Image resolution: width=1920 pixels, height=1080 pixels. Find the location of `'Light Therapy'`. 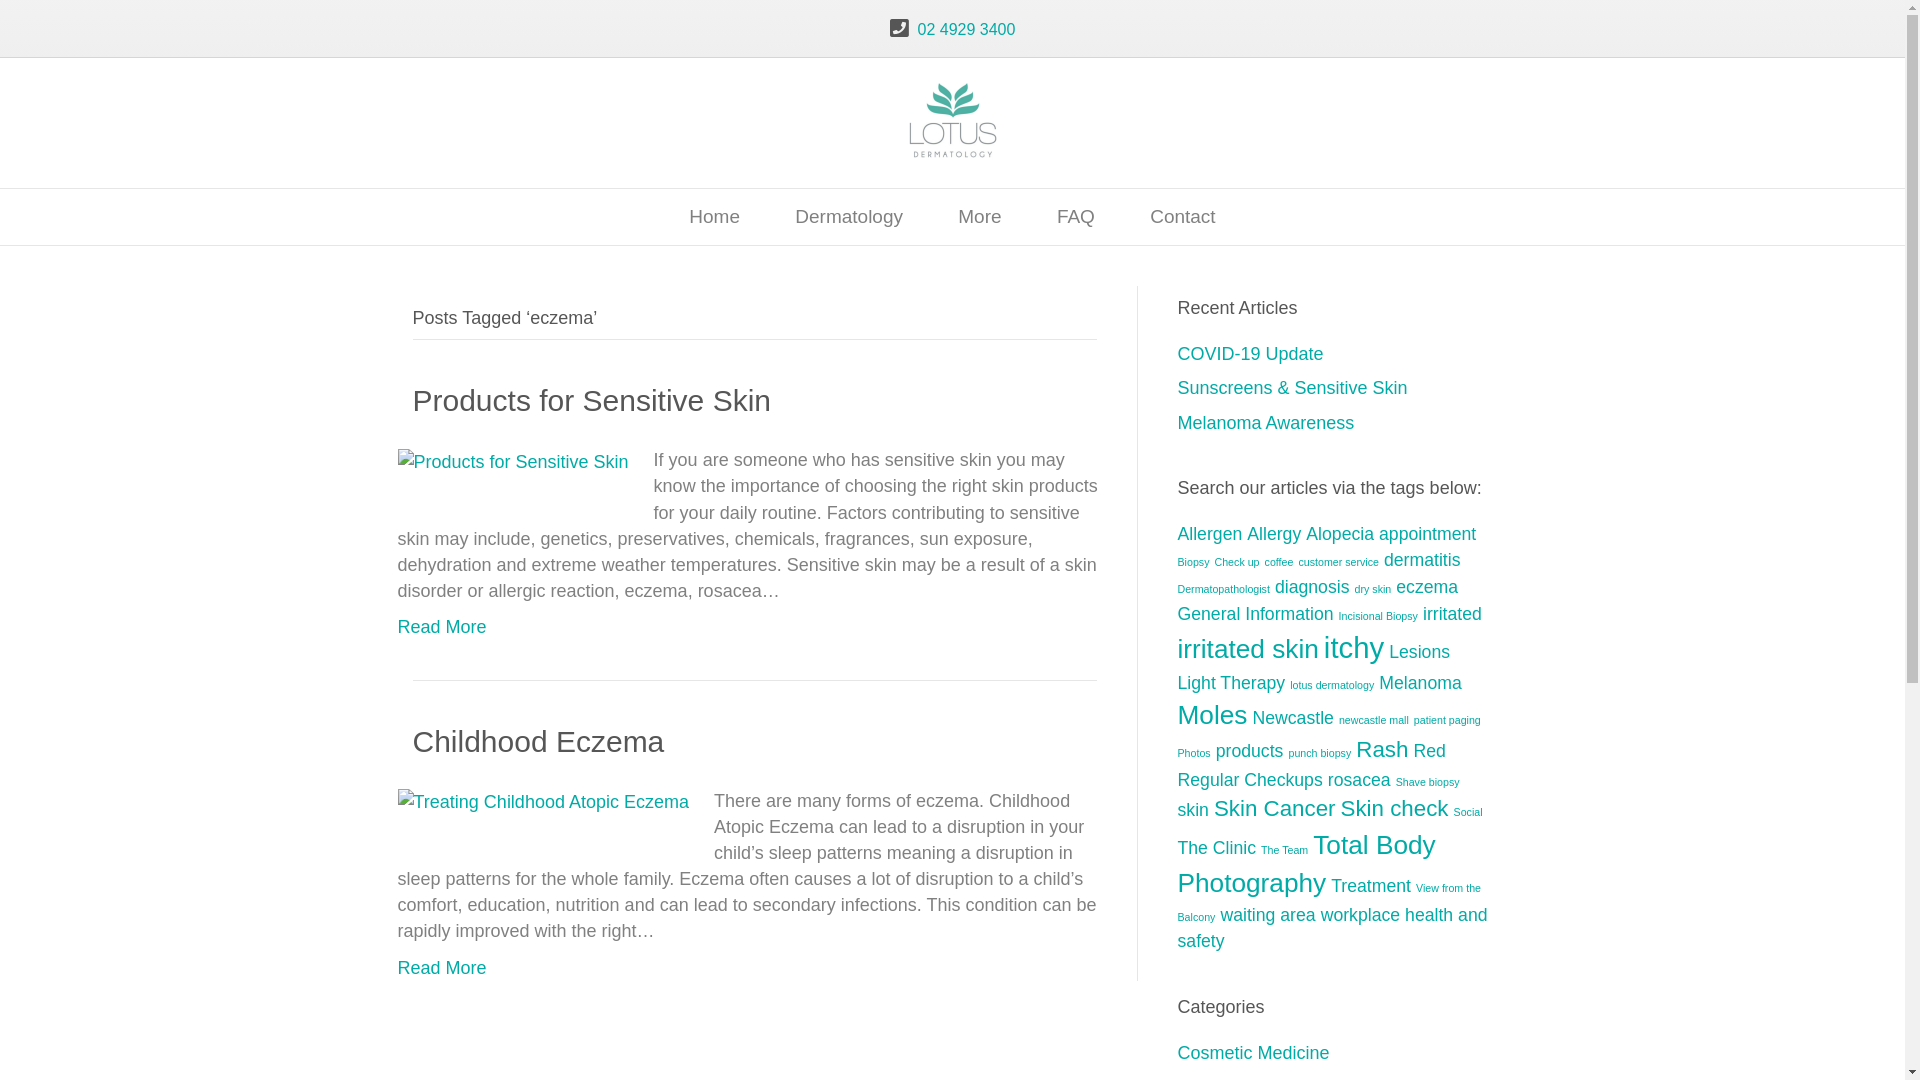

'Light Therapy' is located at coordinates (1177, 681).